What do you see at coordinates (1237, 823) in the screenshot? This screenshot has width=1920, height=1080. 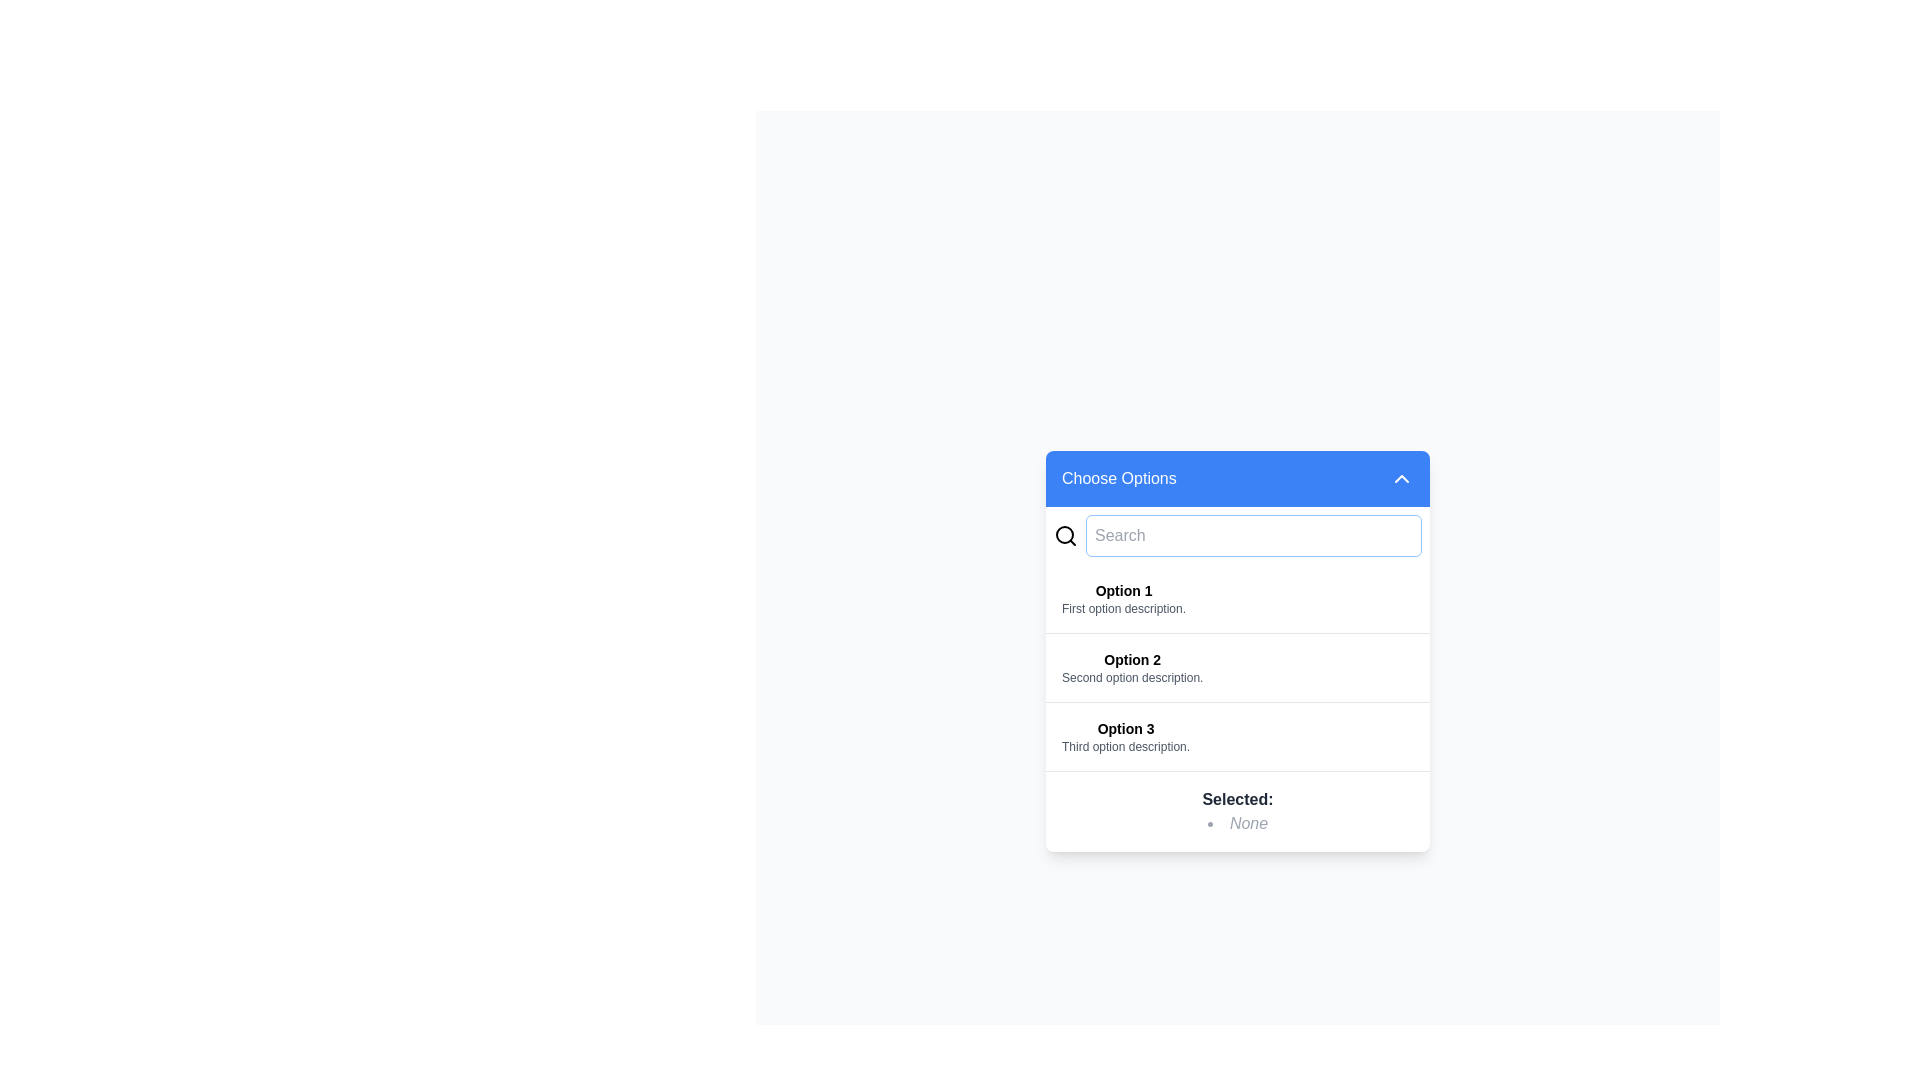 I see `text content of the Text/Label displaying 'None', which indicates a currently unselected state within the section titled 'Selected:'` at bounding box center [1237, 823].